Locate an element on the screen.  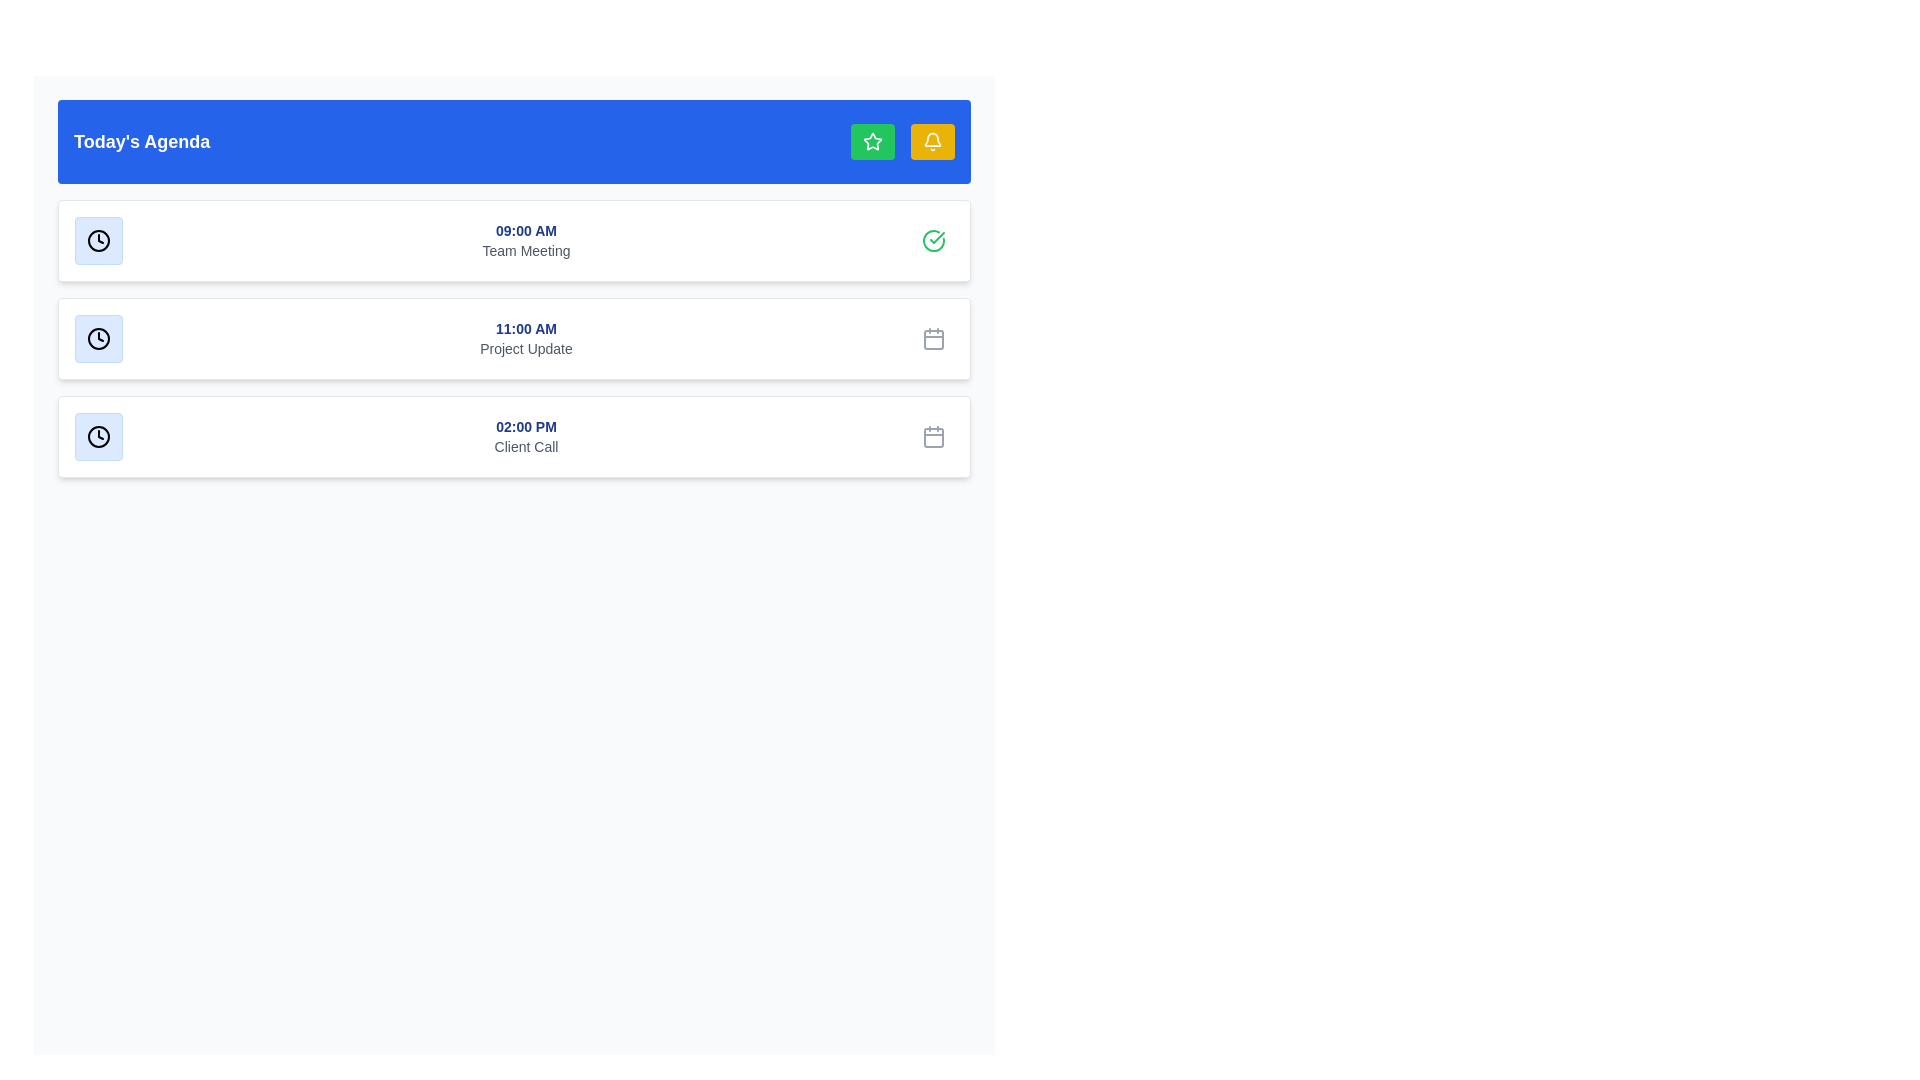
the blue square icon with rounded corners containing a clock symbol, located to the left of the '02:00 PM Client Call' agenda item is located at coordinates (98, 435).